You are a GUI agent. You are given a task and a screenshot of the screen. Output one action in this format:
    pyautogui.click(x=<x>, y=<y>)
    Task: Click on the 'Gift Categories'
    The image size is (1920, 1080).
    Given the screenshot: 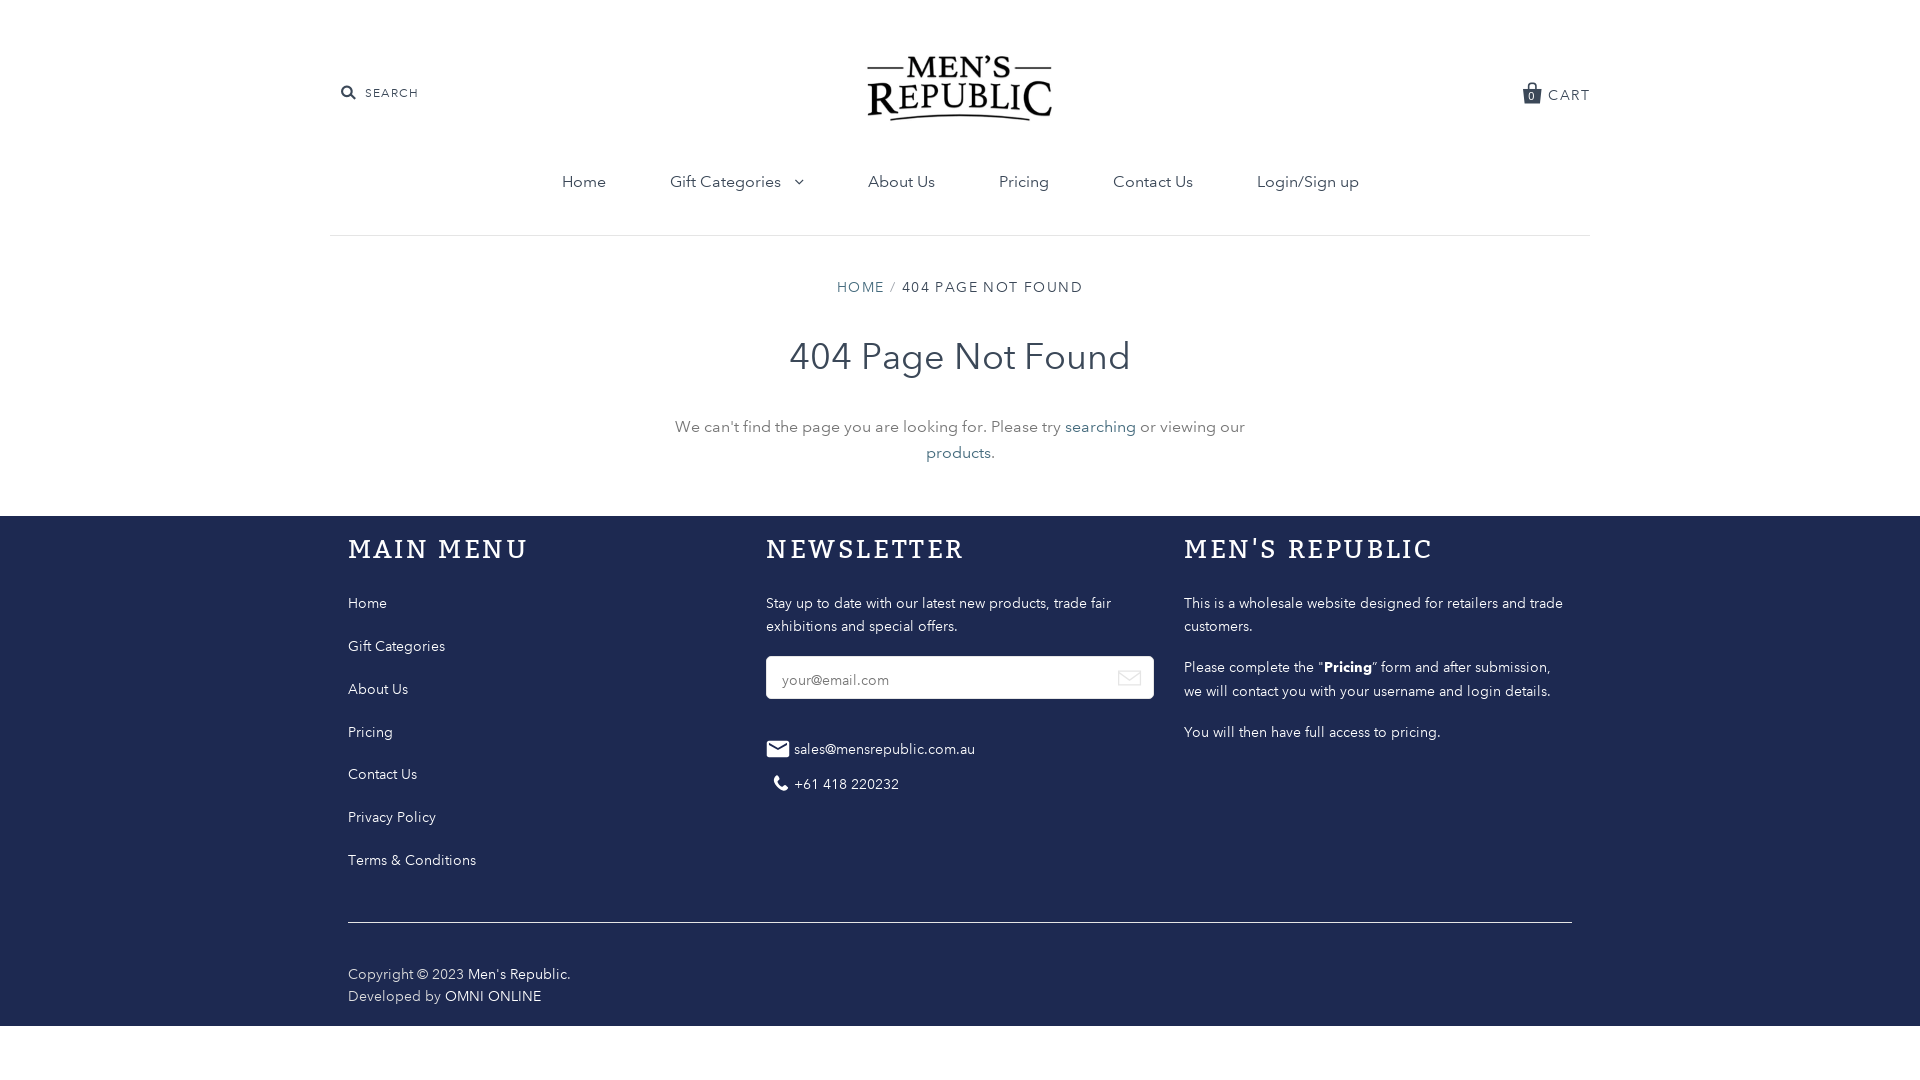 What is the action you would take?
    pyautogui.click(x=736, y=181)
    